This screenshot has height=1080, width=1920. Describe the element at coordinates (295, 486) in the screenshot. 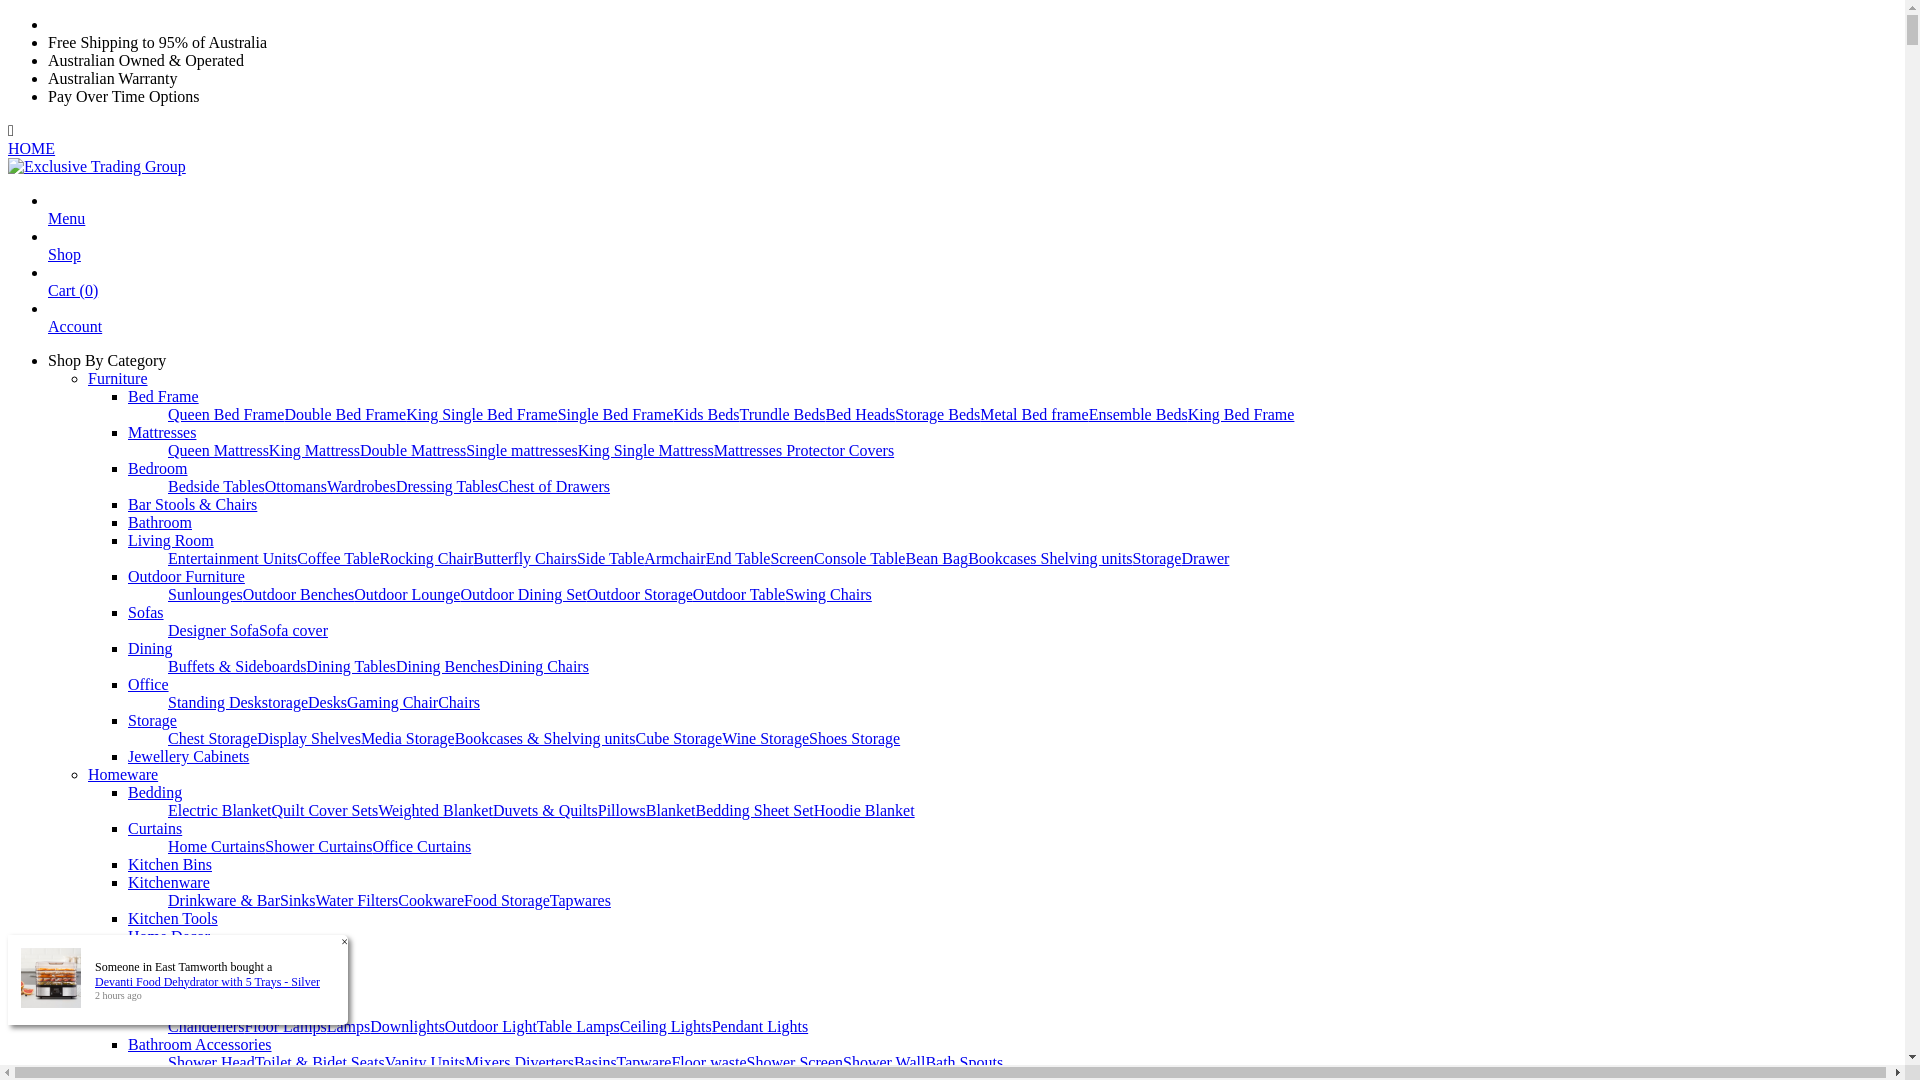

I see `'Ottomans'` at that location.